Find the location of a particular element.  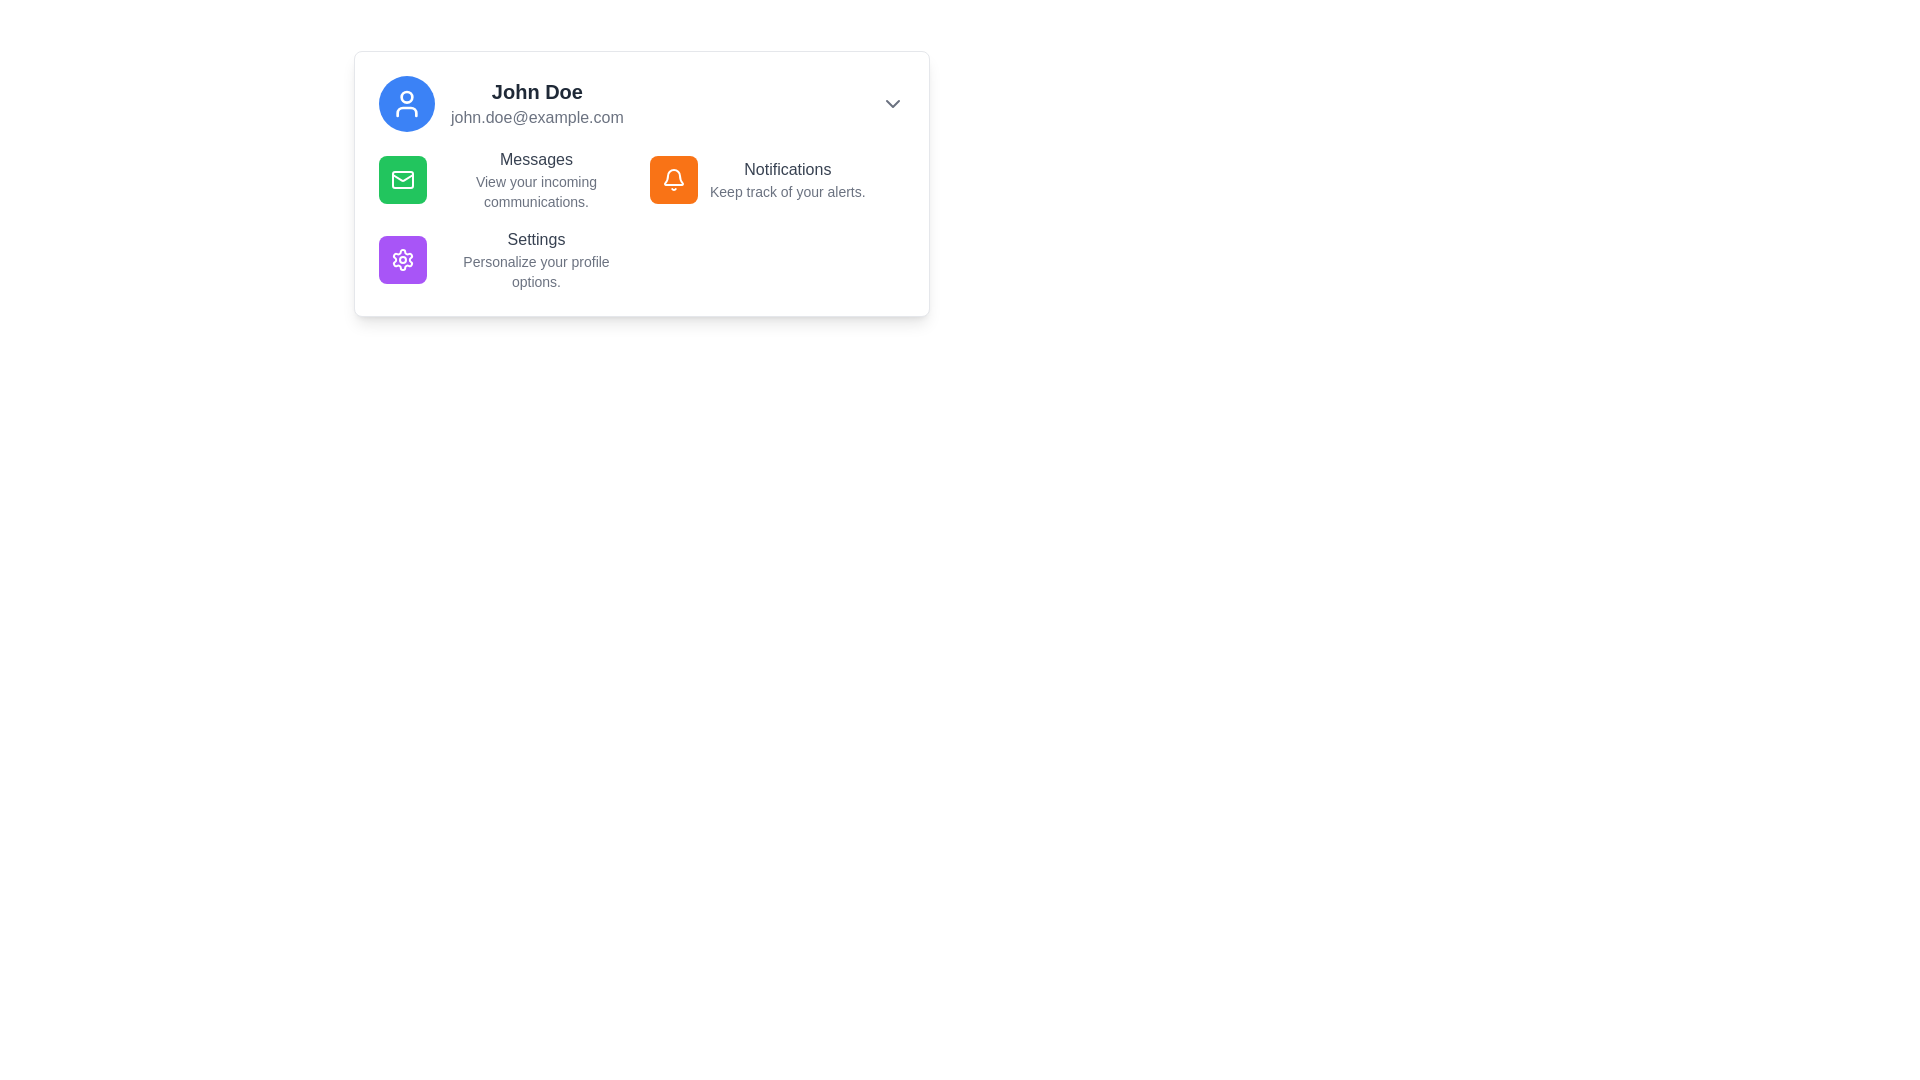

the notification button located in the top-right quarter of the grid layout is located at coordinates (776, 180).